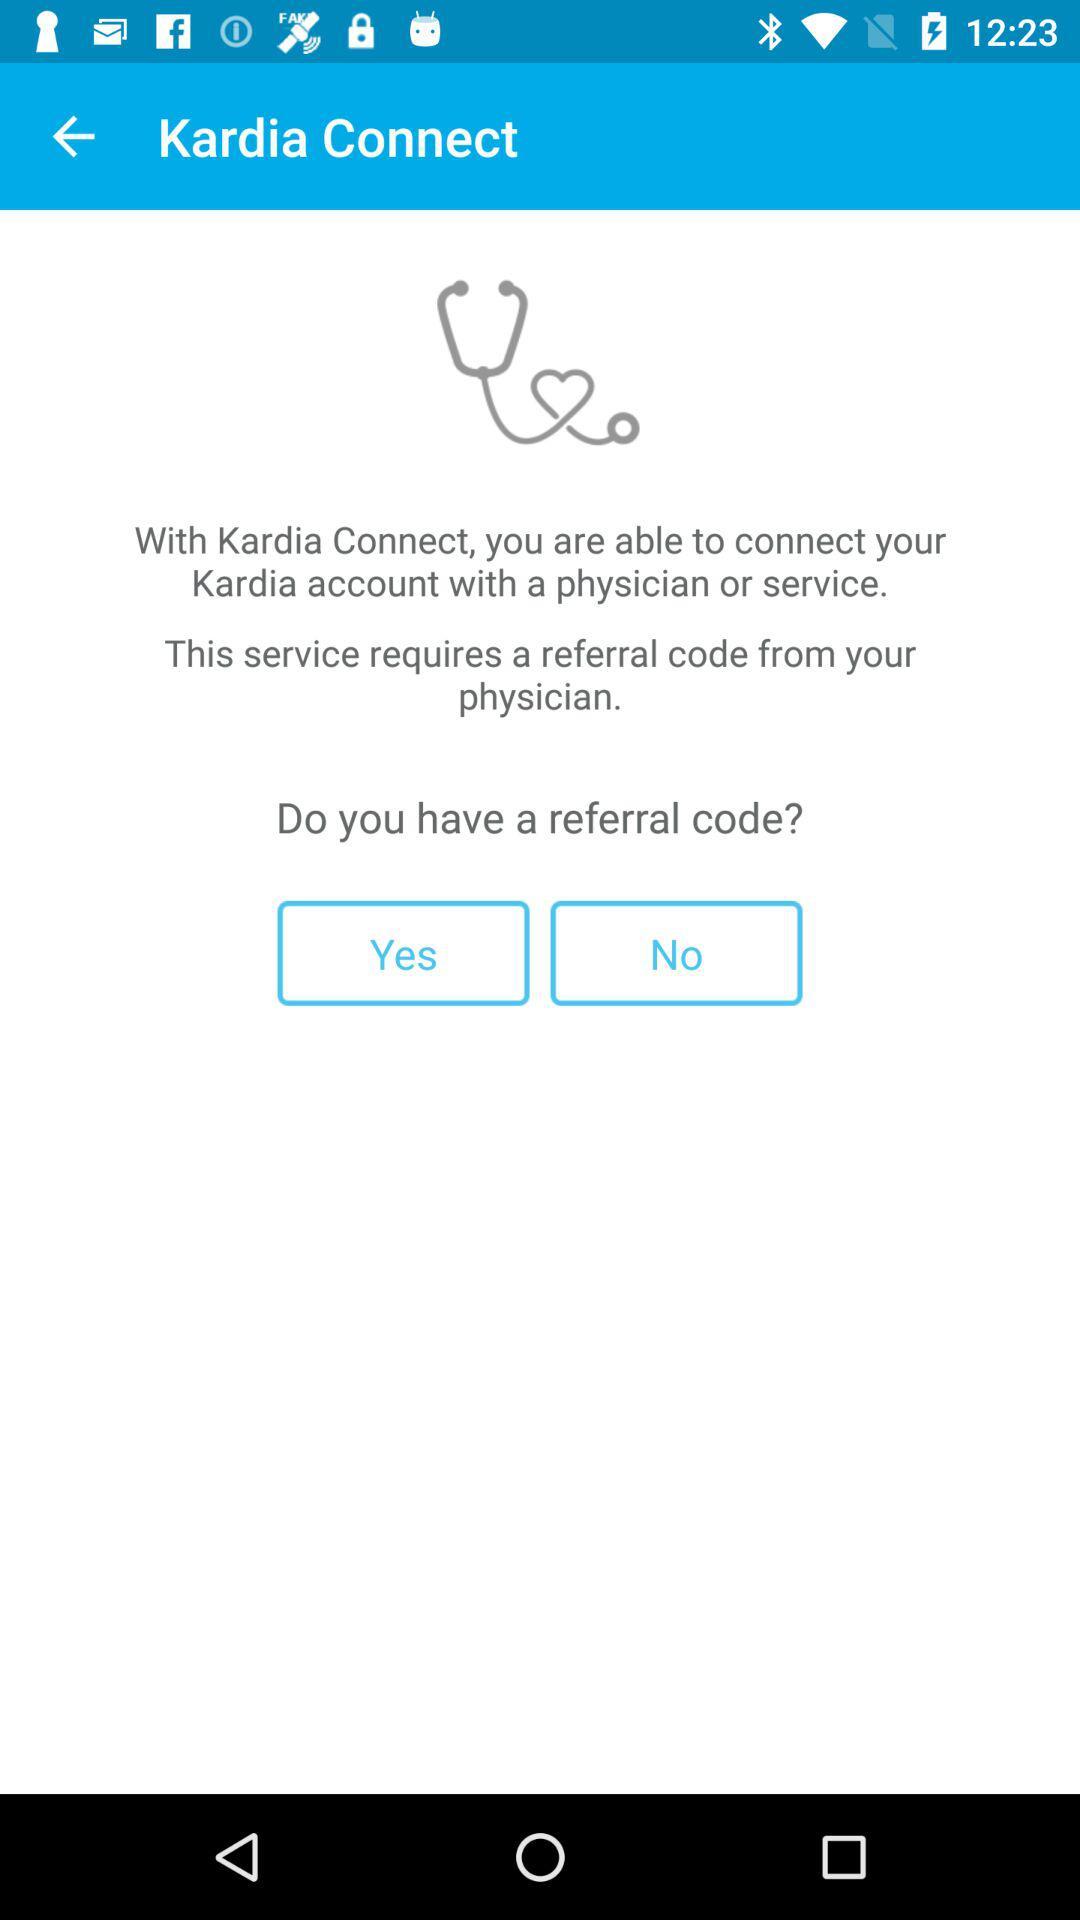  Describe the element at coordinates (72, 135) in the screenshot. I see `app to the left of the kardia connect item` at that location.